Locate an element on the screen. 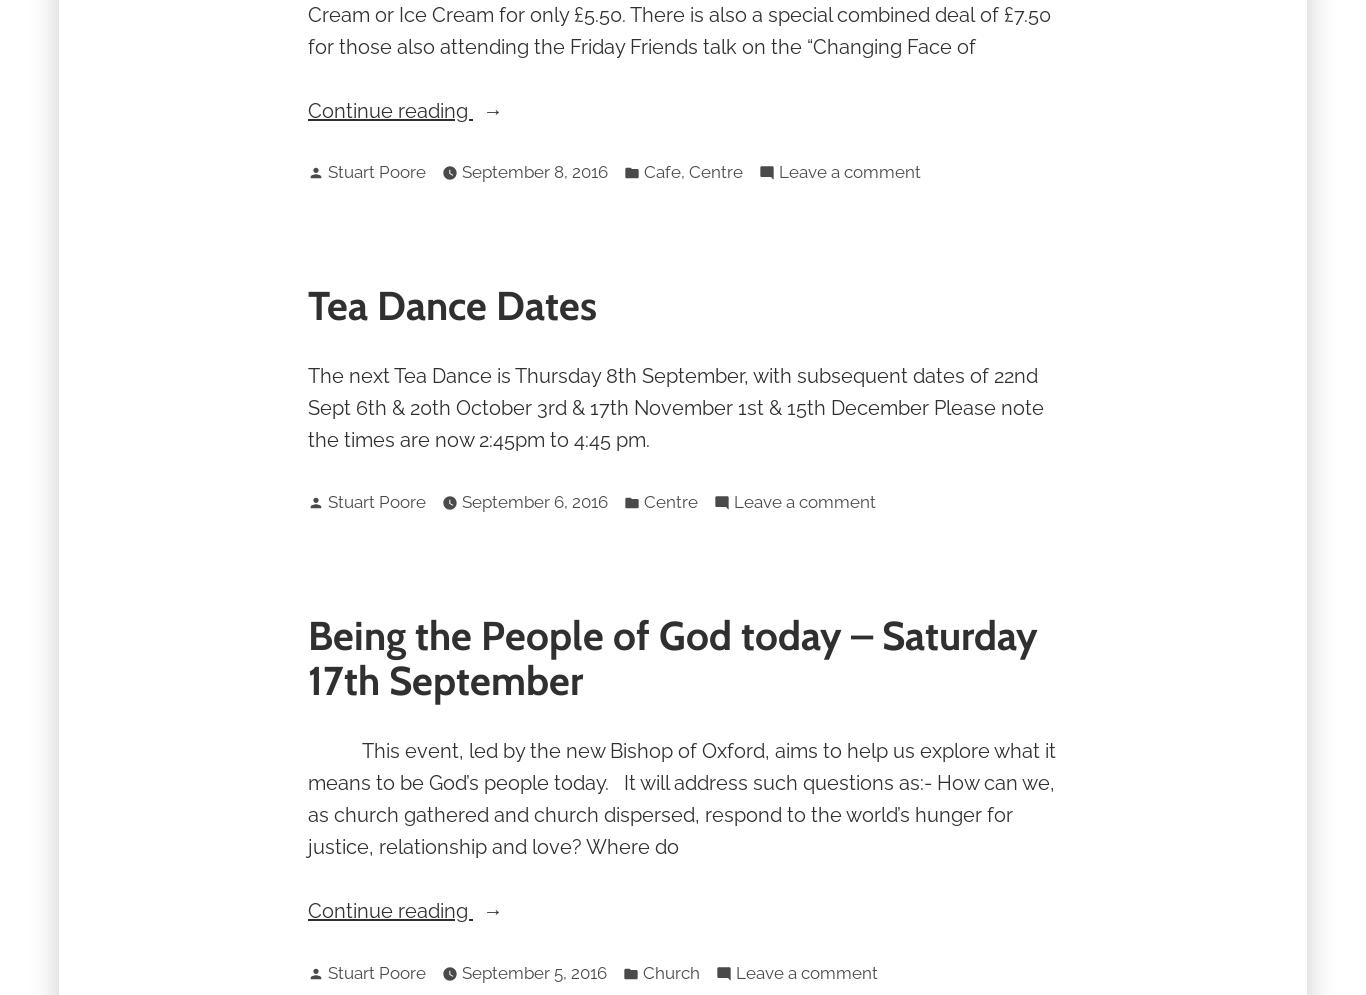  'September 6, 2016' is located at coordinates (535, 499).